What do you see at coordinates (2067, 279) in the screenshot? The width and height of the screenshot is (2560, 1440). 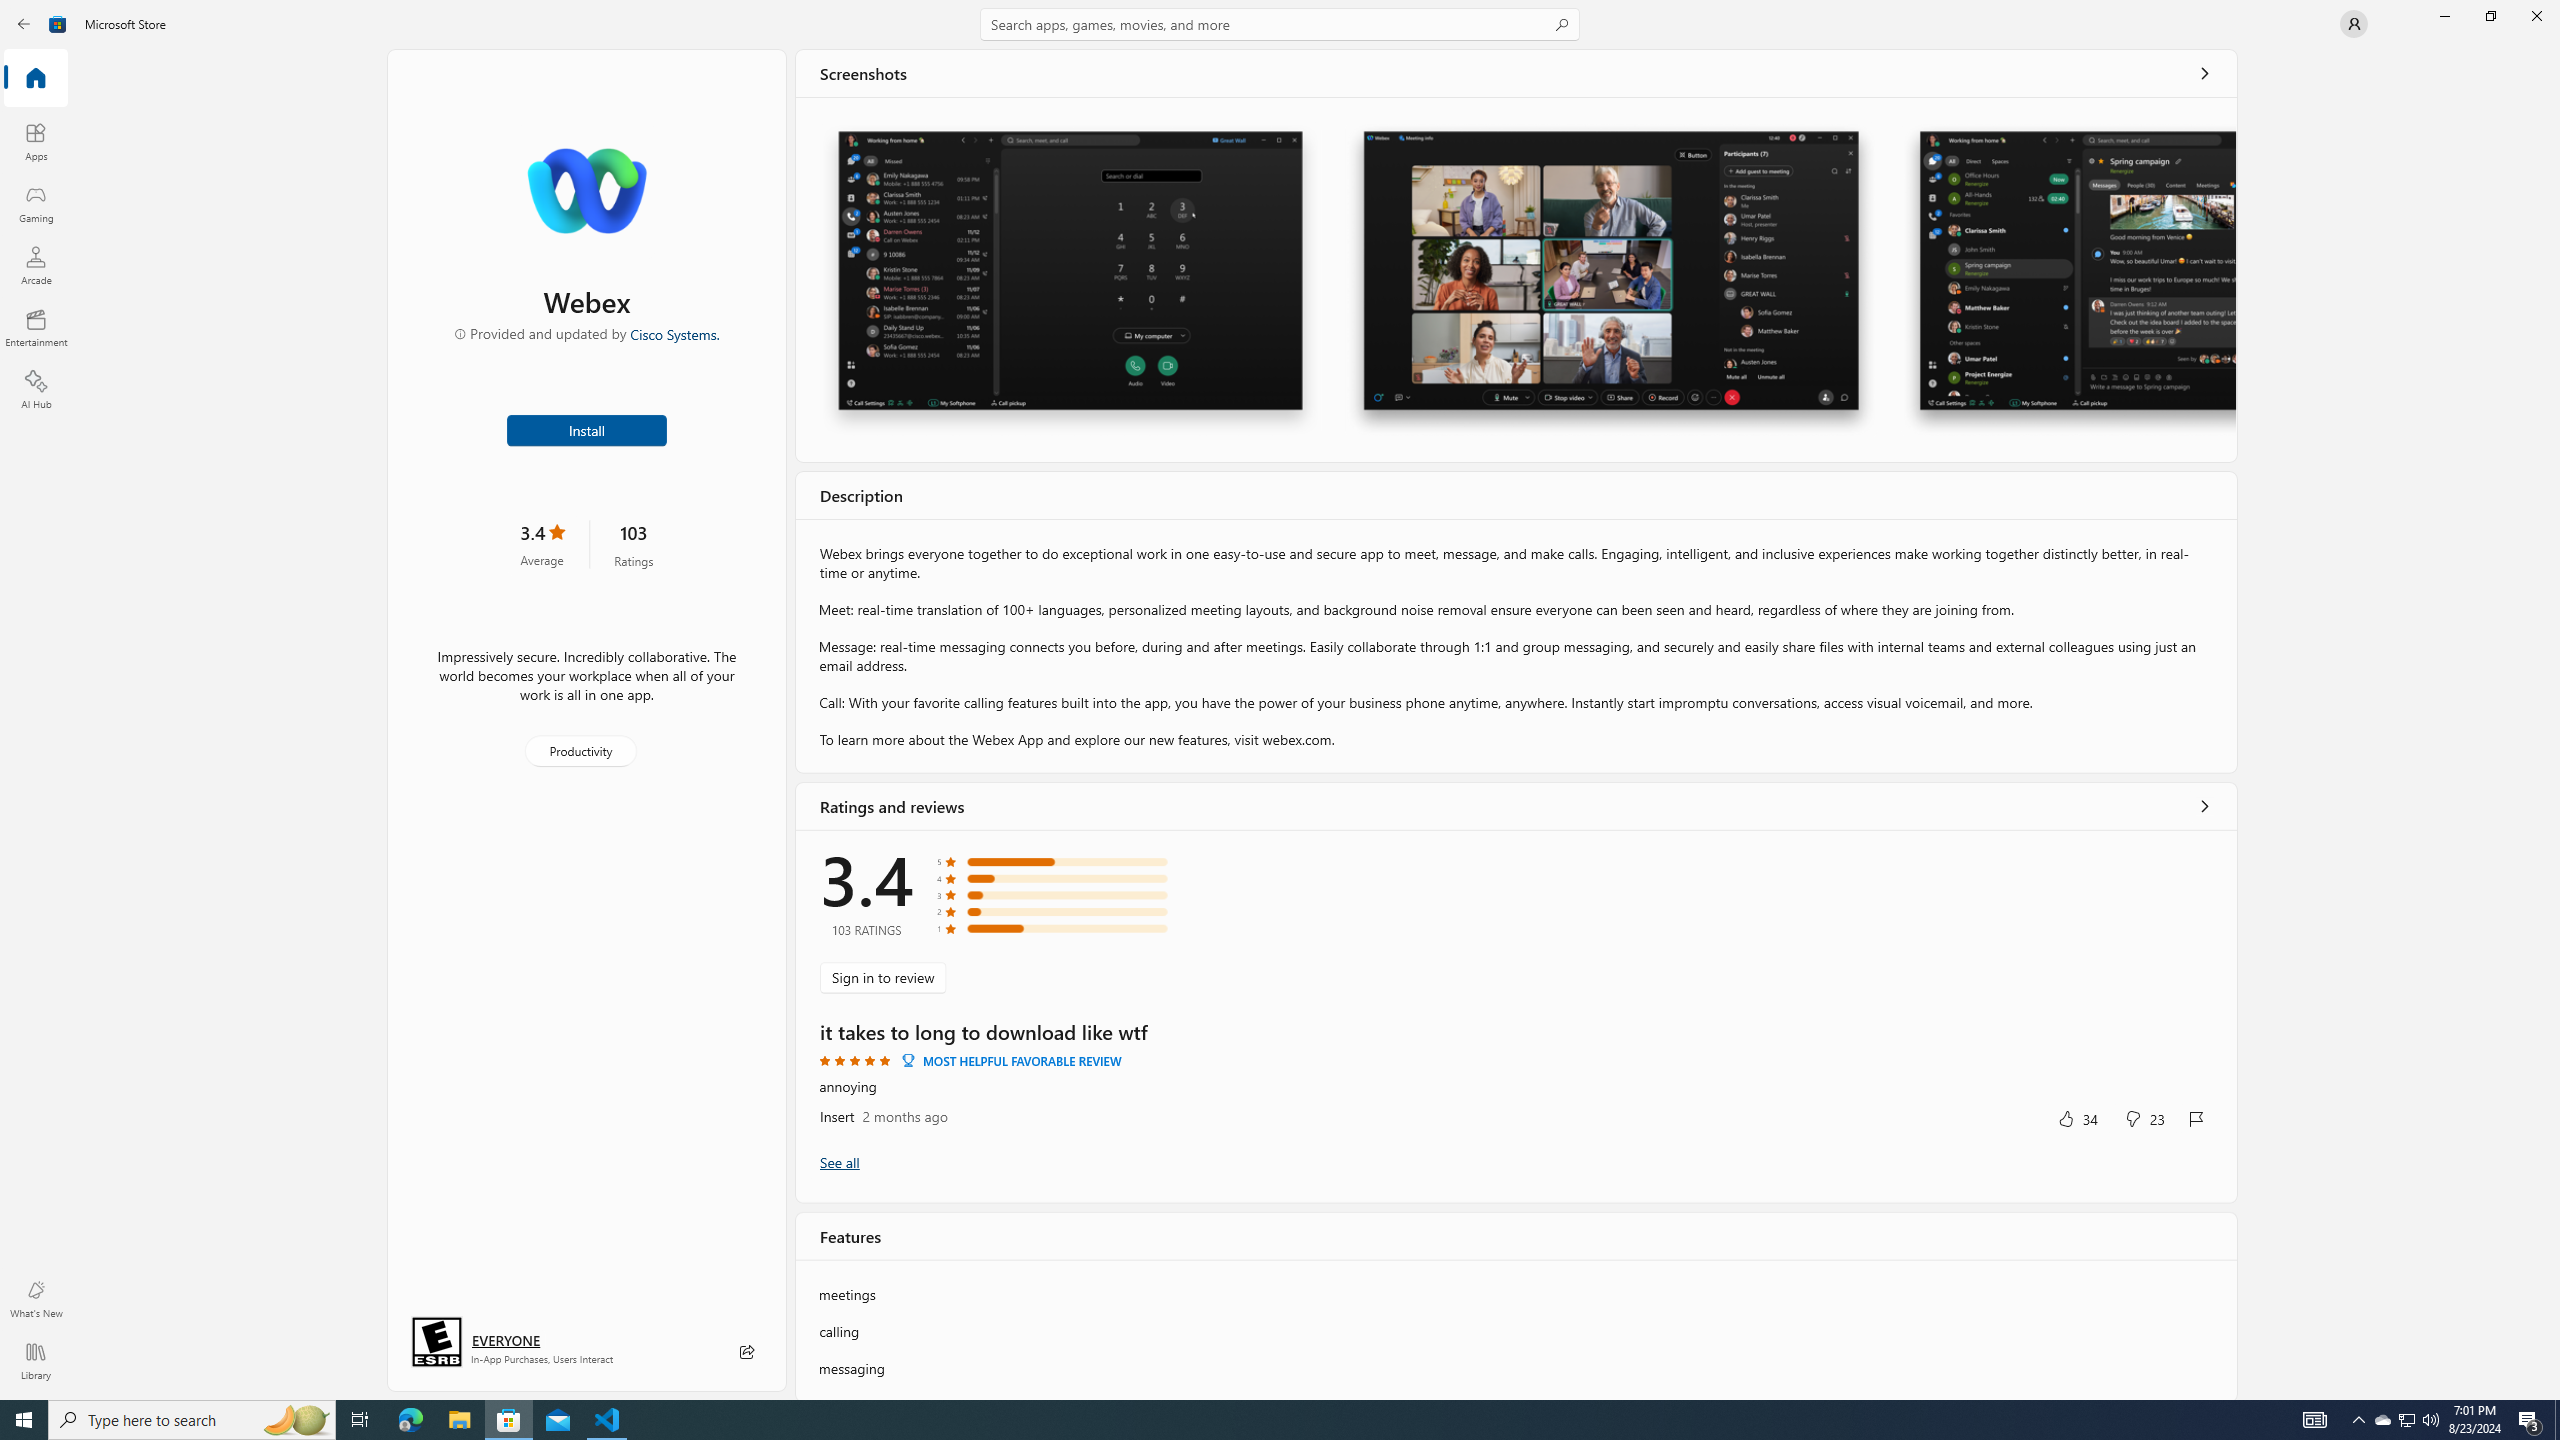 I see `'Screenshot 3'` at bounding box center [2067, 279].